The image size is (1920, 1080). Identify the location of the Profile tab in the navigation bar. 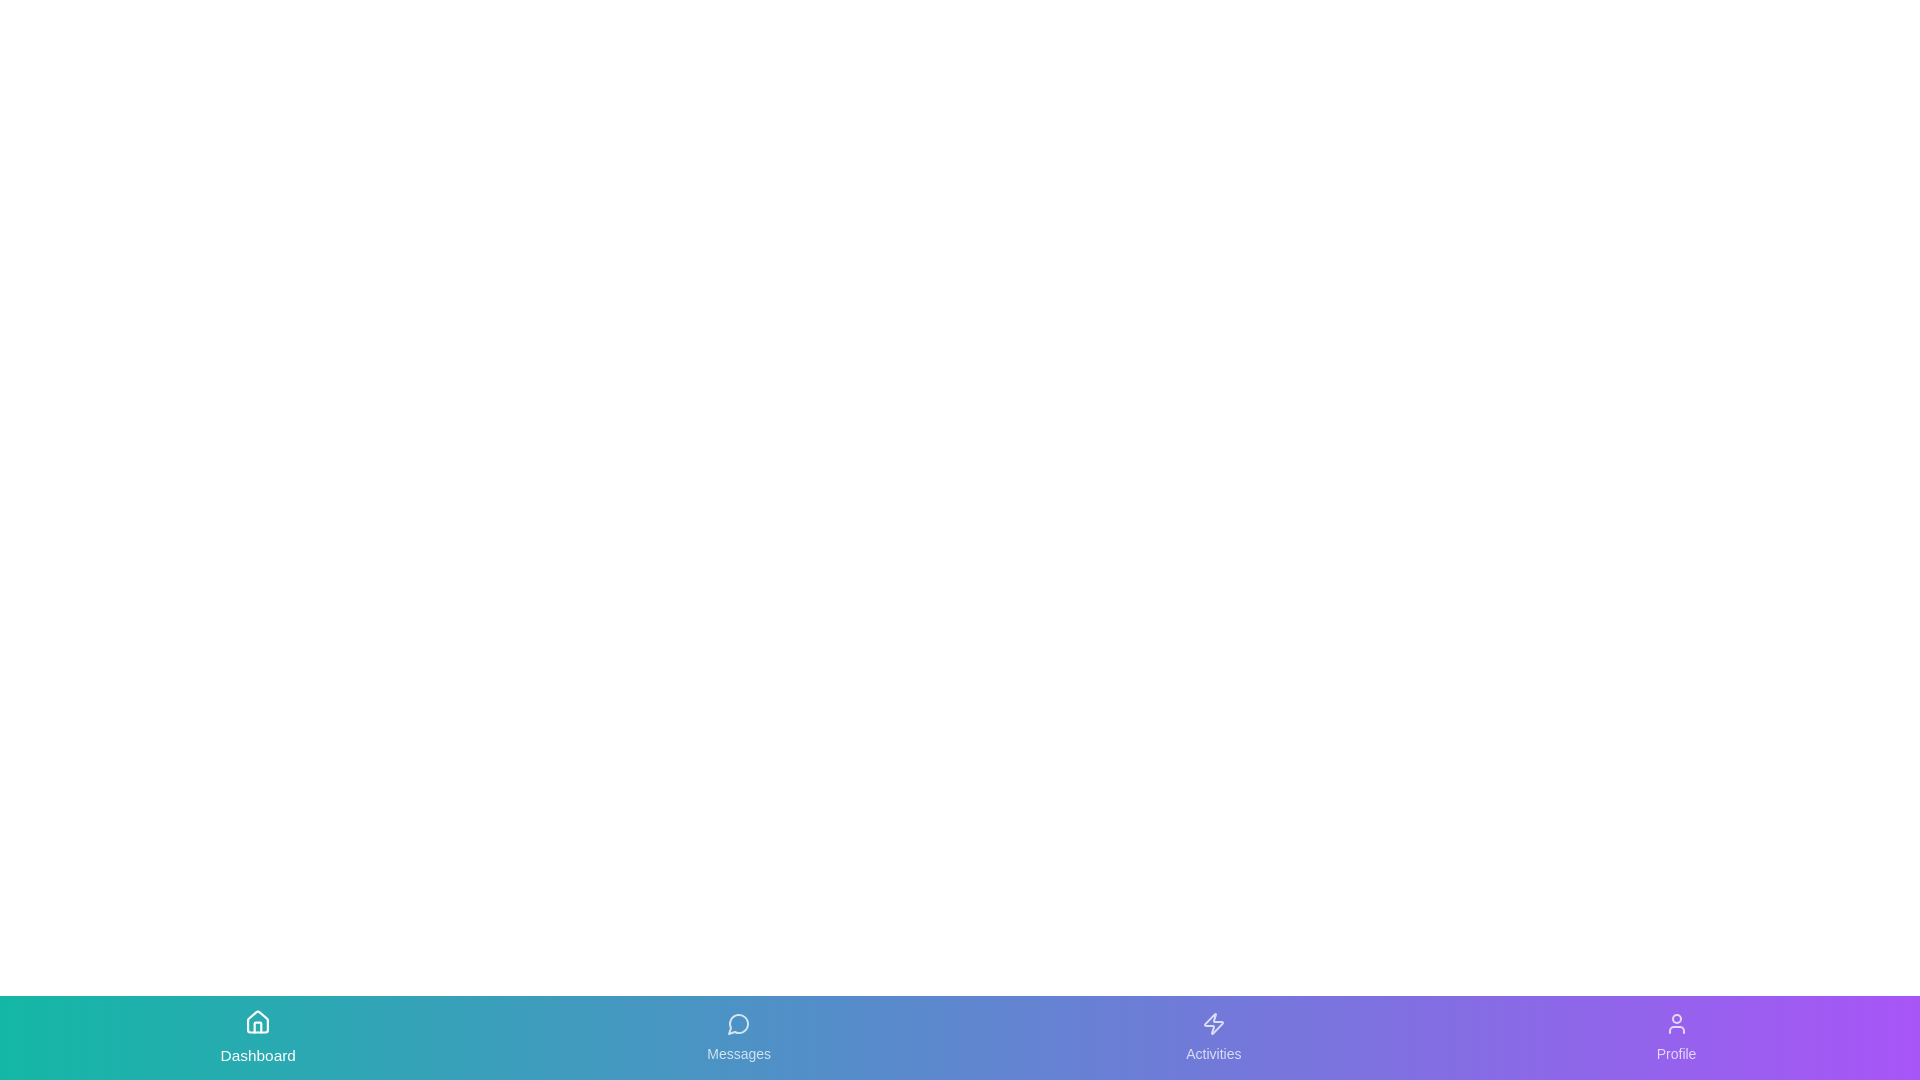
(1675, 1036).